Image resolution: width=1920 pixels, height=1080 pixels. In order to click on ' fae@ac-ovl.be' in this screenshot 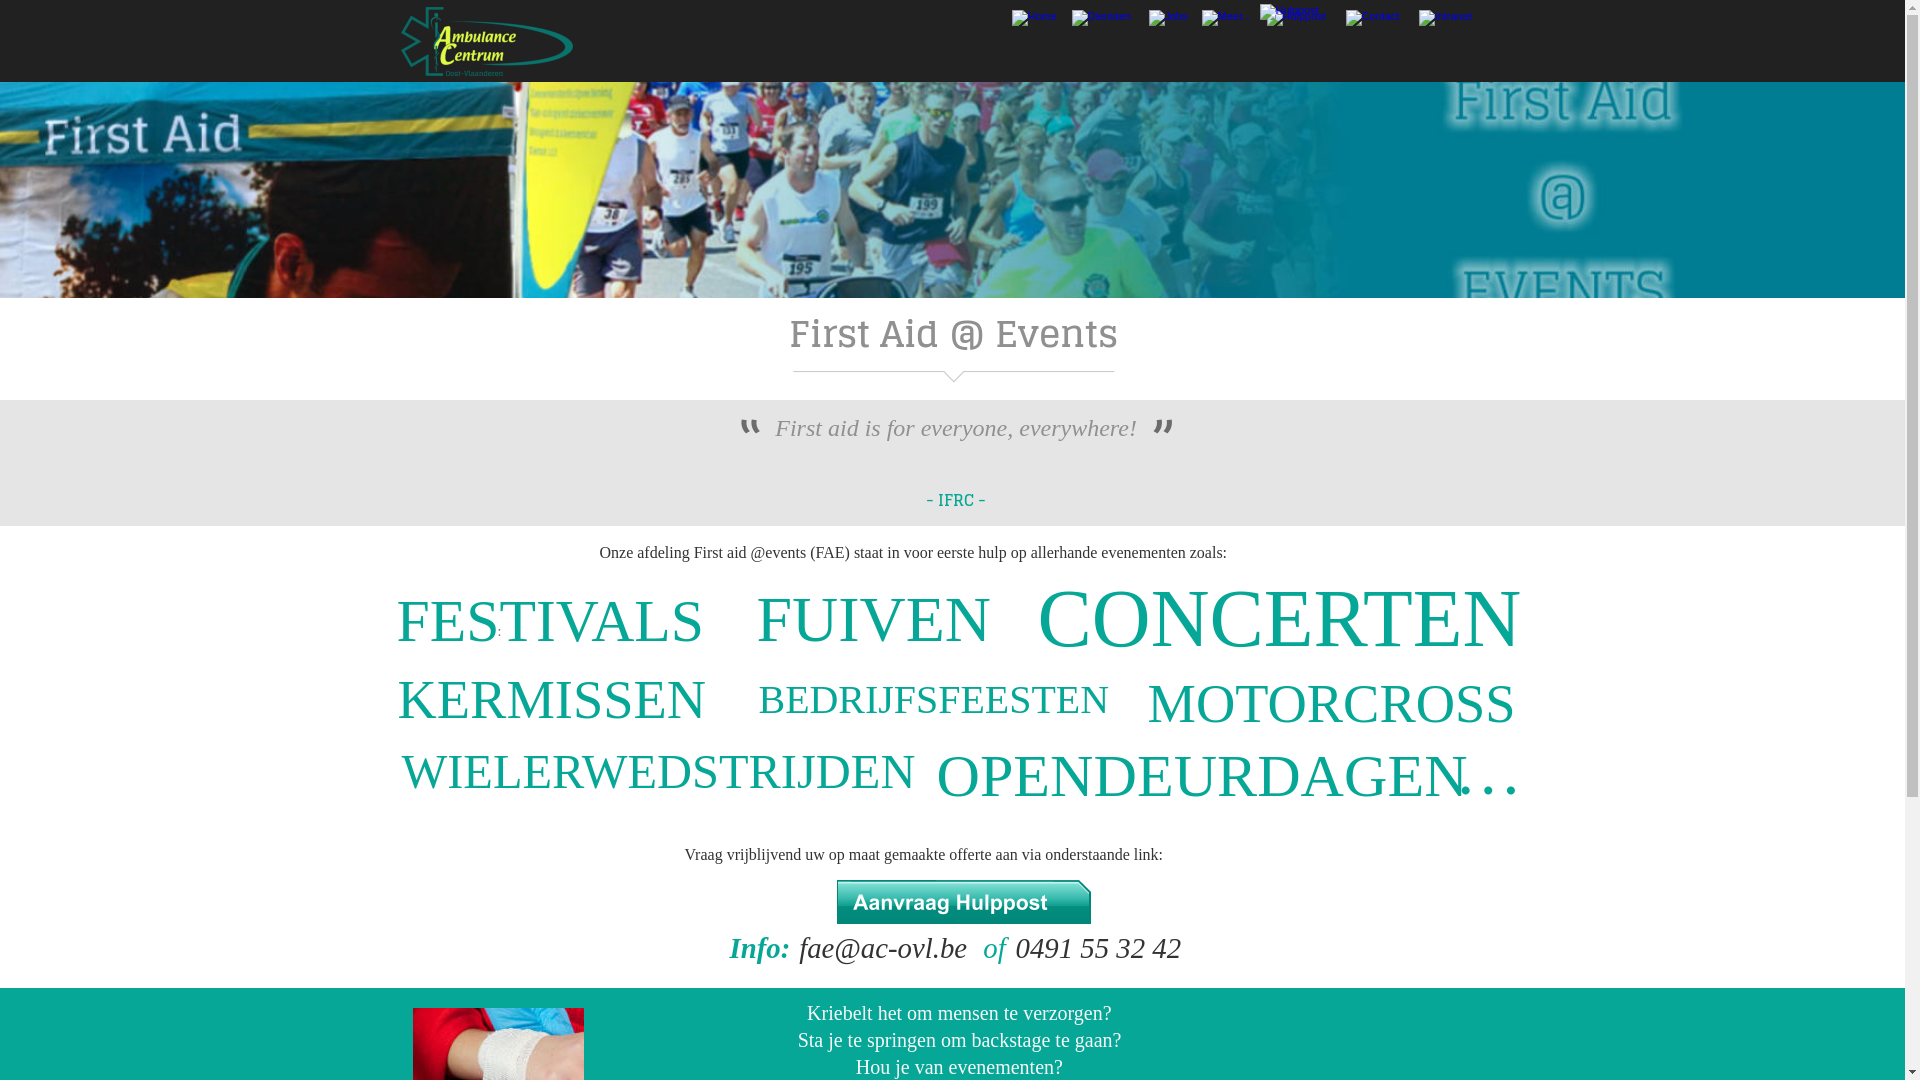, I will do `click(882, 947)`.